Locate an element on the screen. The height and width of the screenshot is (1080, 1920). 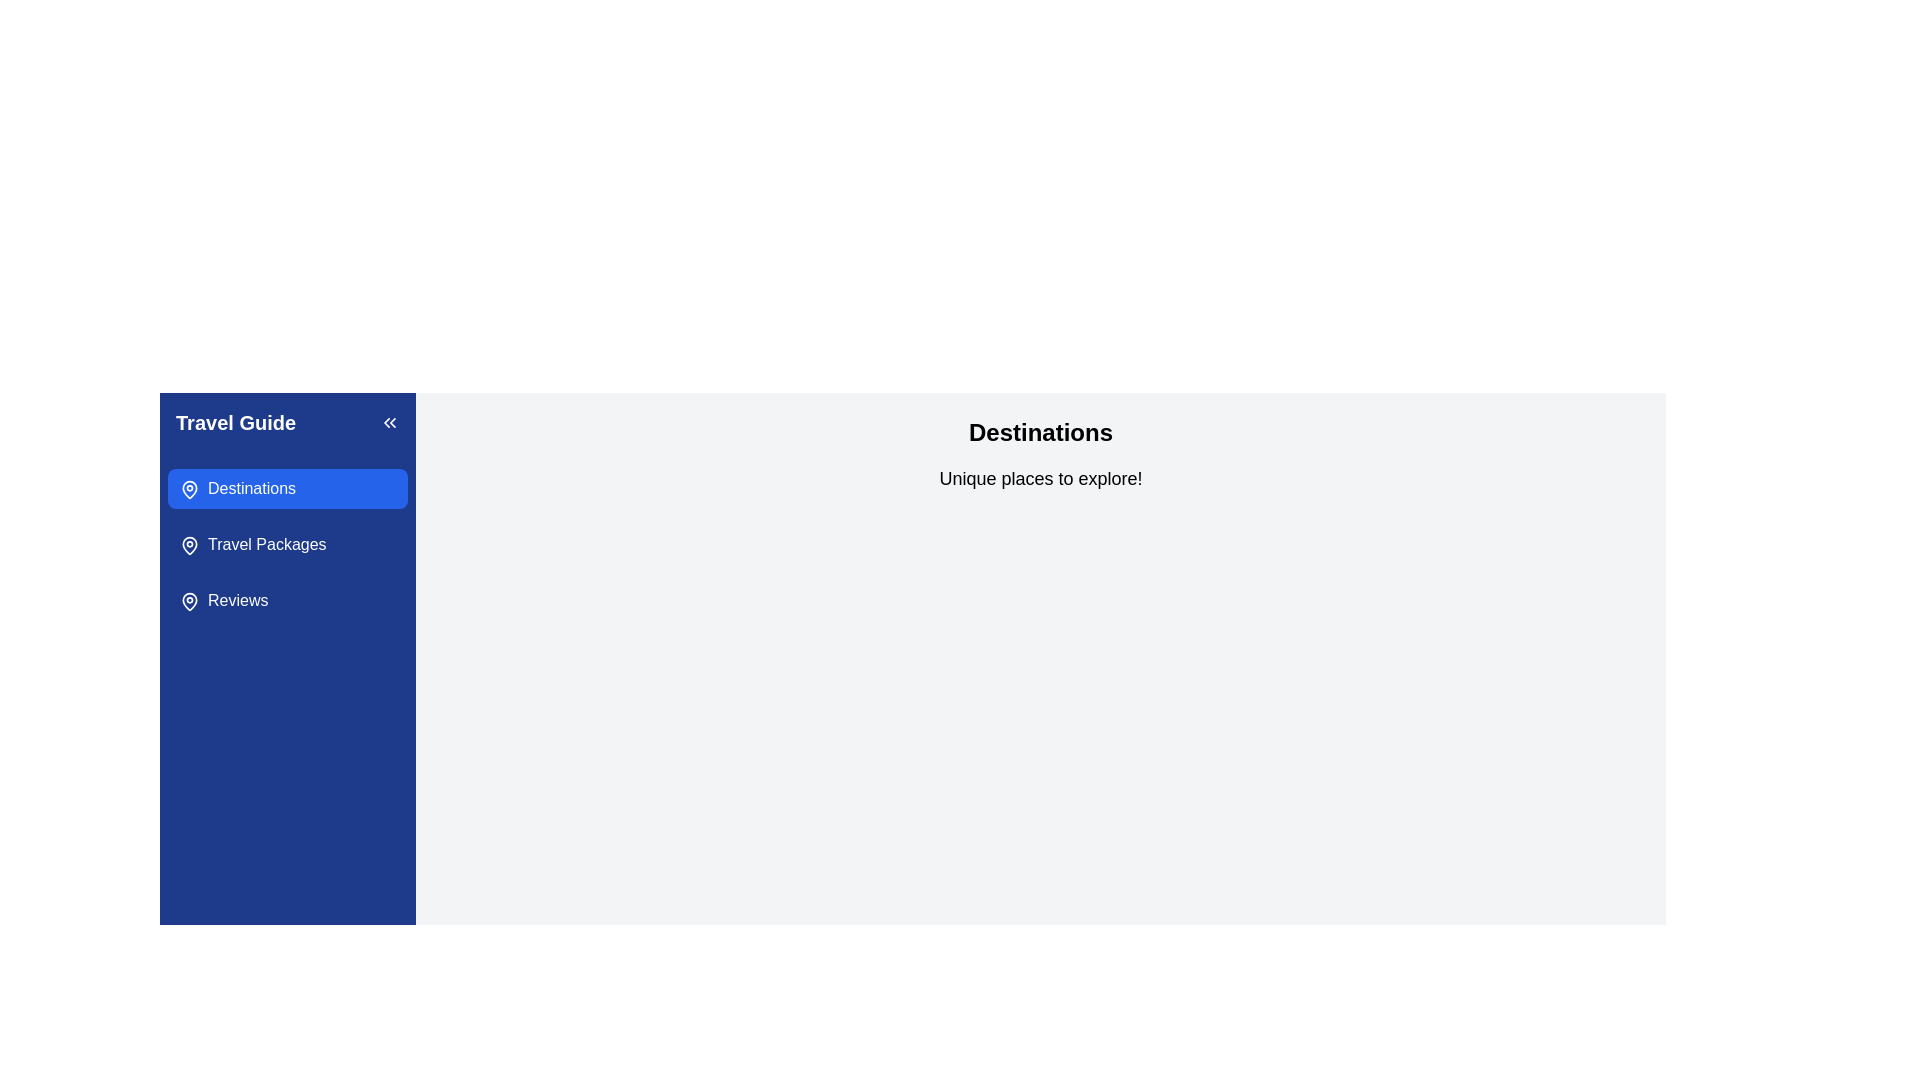
the navigational button located in the left sidebar, specifically positioned below the 'Travel Packages' button, to interact with its hover effects is located at coordinates (287, 600).